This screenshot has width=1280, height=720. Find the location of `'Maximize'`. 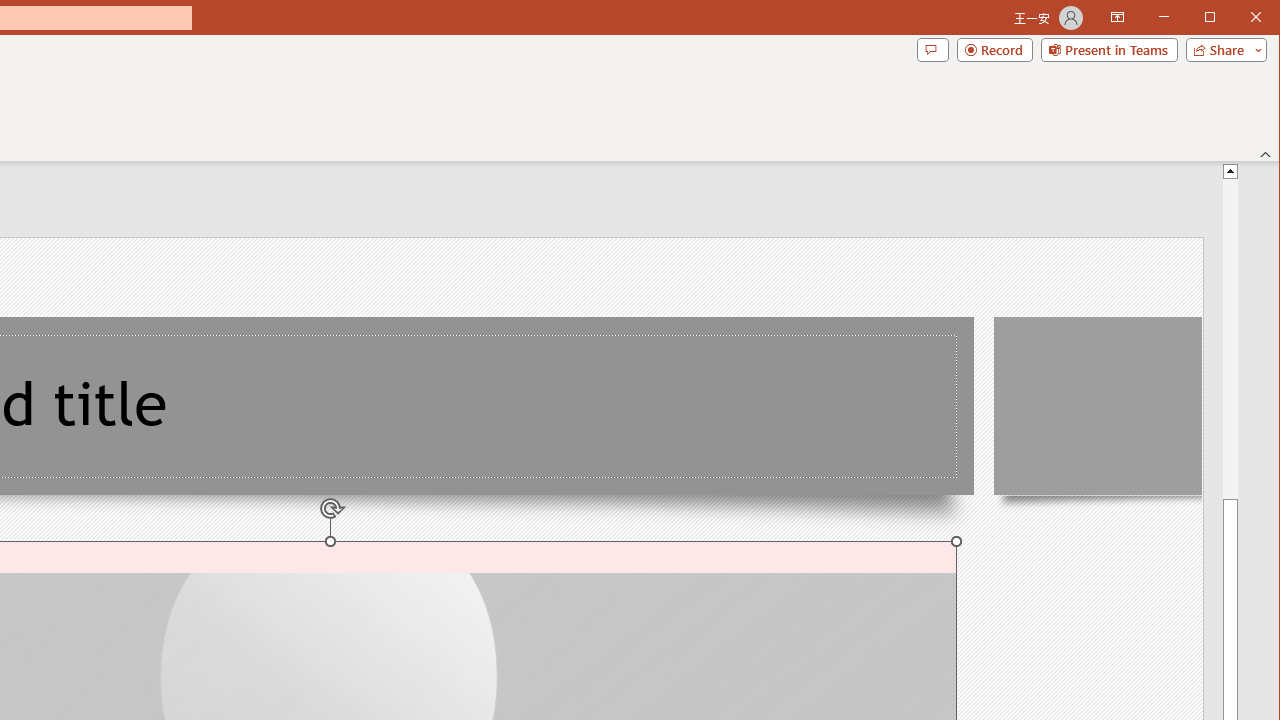

'Maximize' is located at coordinates (1238, 19).